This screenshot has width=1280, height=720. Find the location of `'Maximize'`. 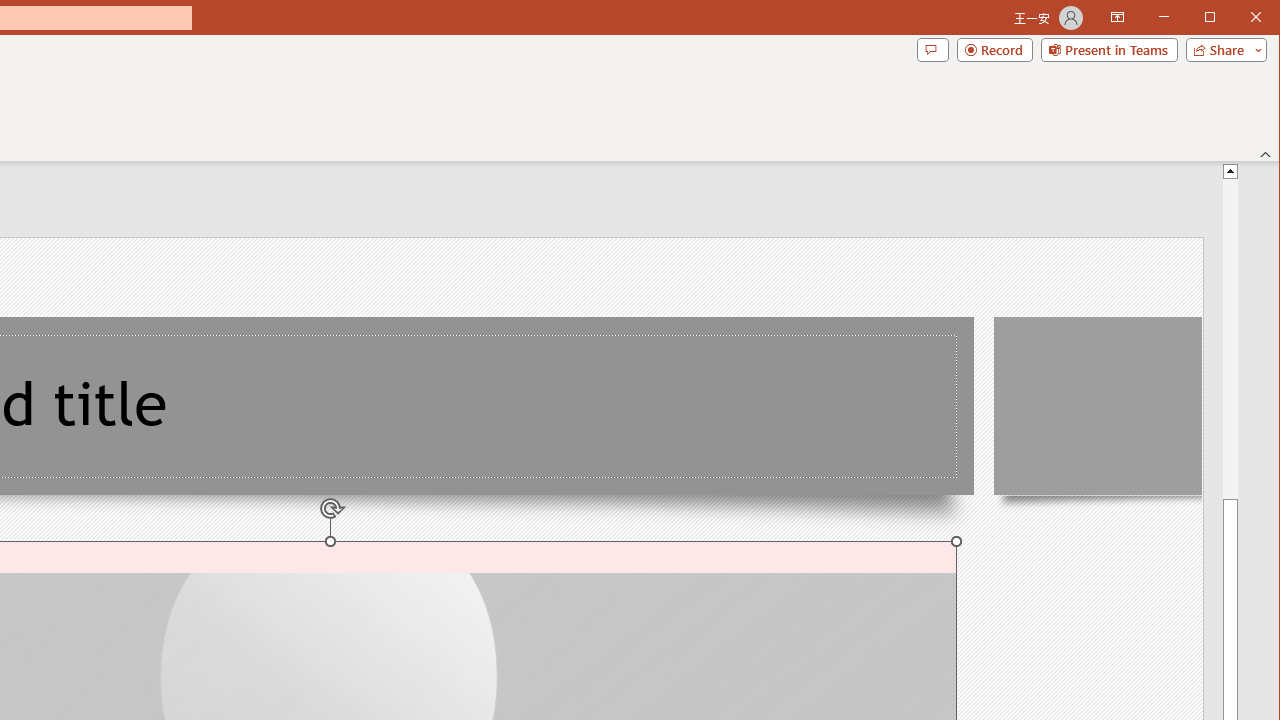

'Maximize' is located at coordinates (1238, 19).